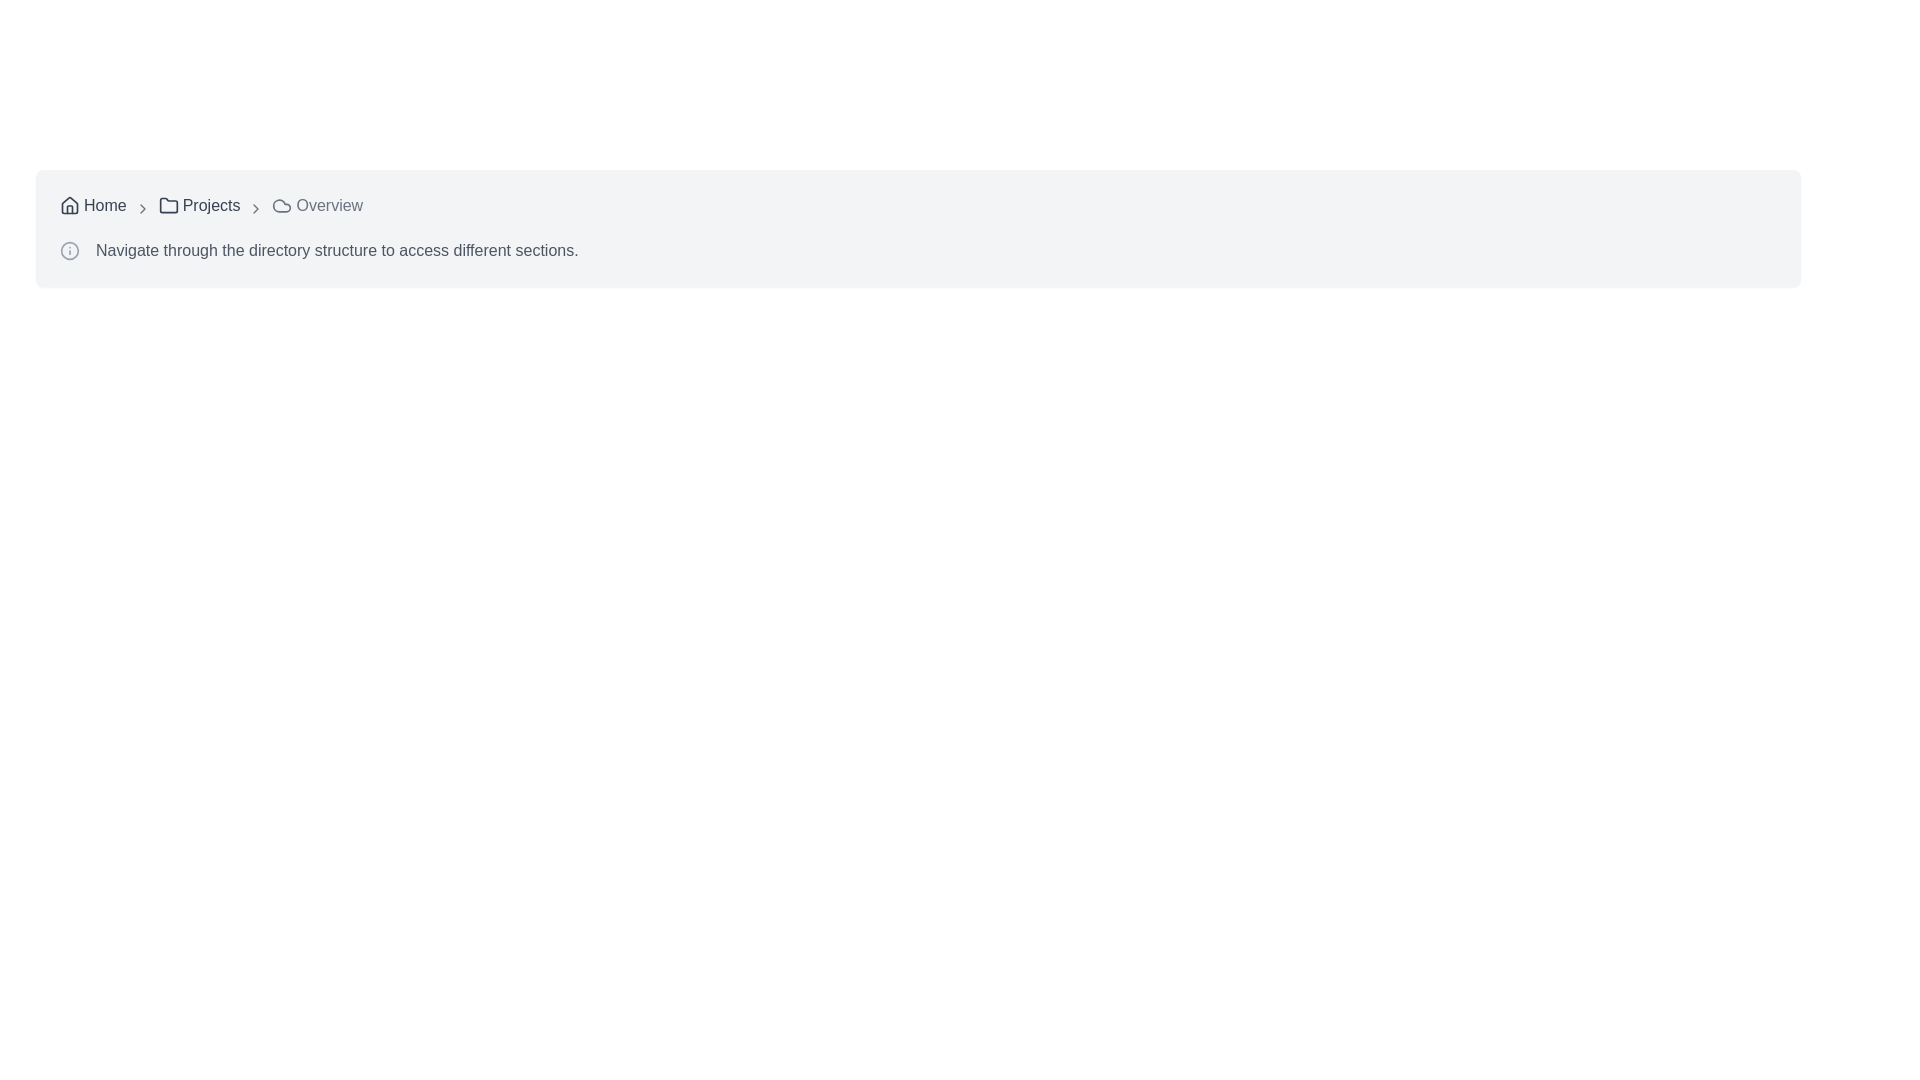  I want to click on the first clickable text in the breadcrumb navigation, so click(92, 208).